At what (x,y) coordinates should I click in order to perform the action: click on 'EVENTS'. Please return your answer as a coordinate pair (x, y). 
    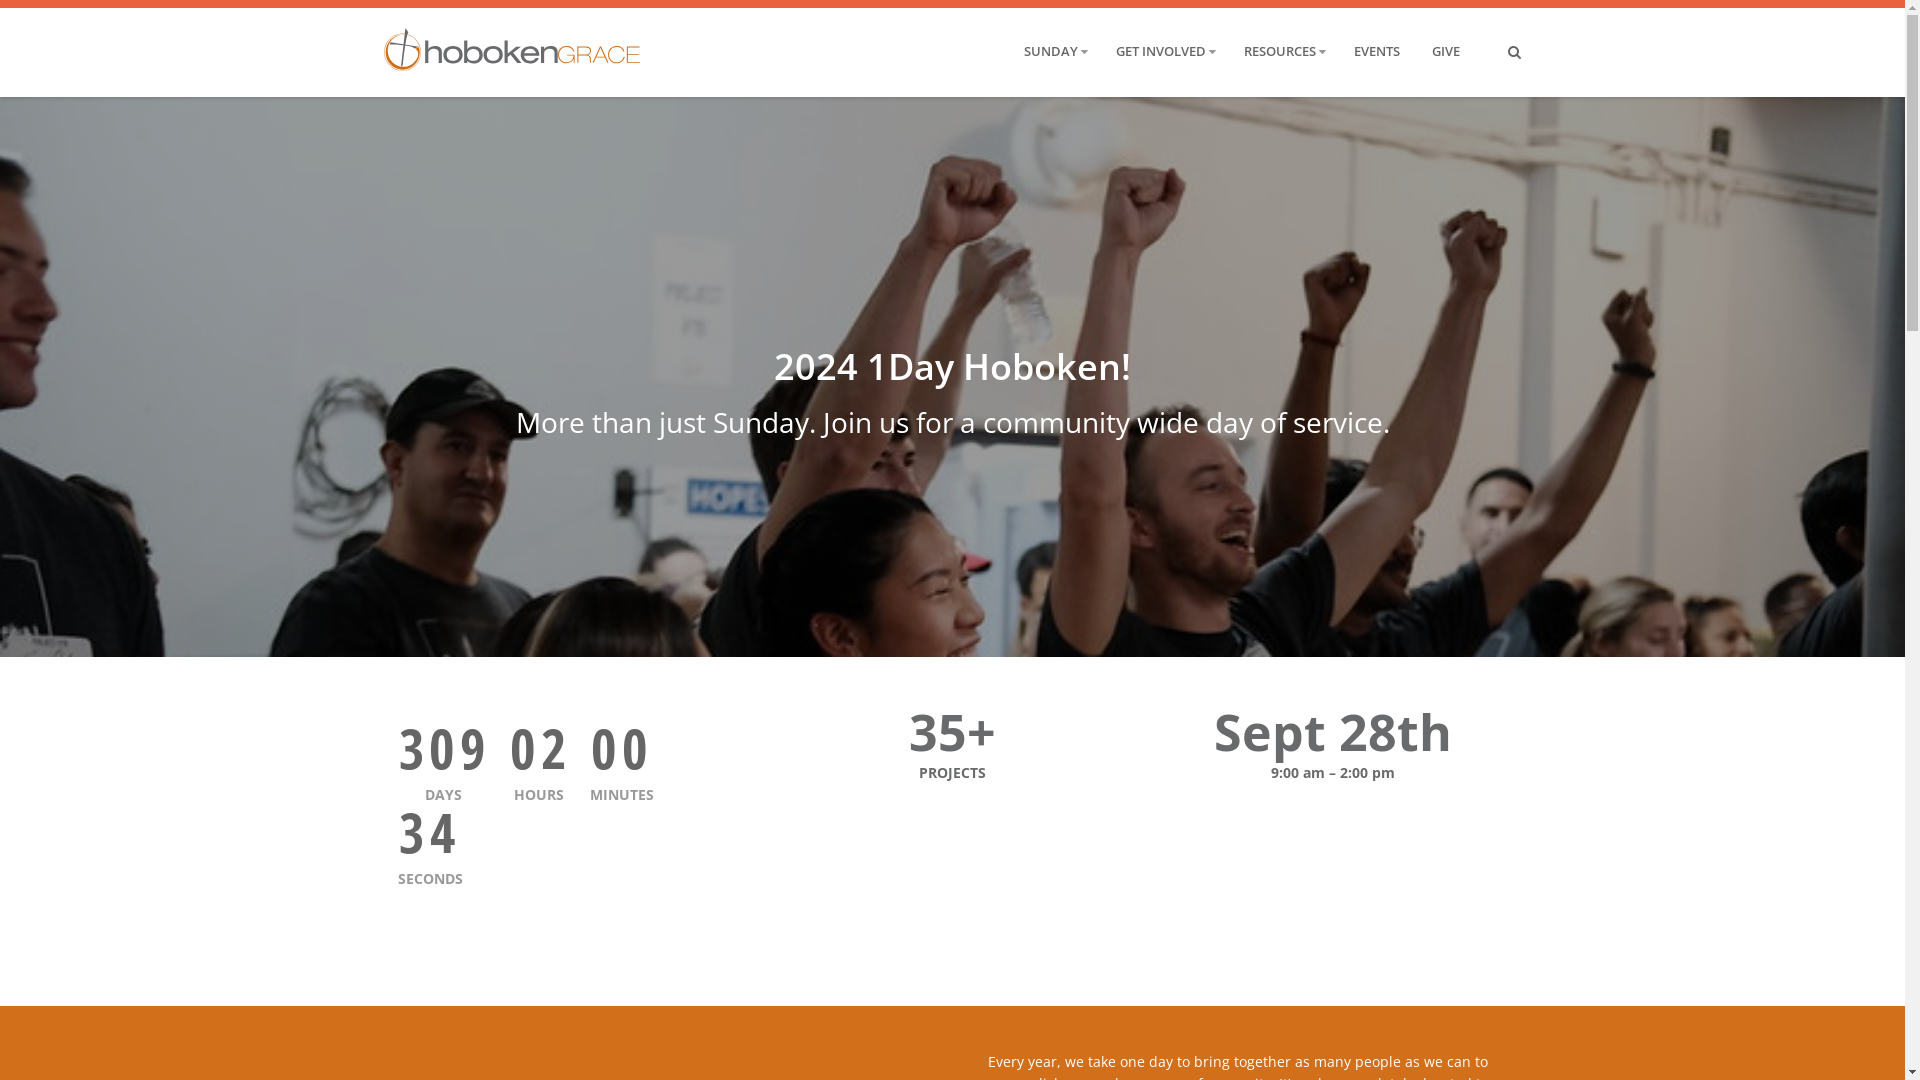
    Looking at the image, I should click on (1353, 51).